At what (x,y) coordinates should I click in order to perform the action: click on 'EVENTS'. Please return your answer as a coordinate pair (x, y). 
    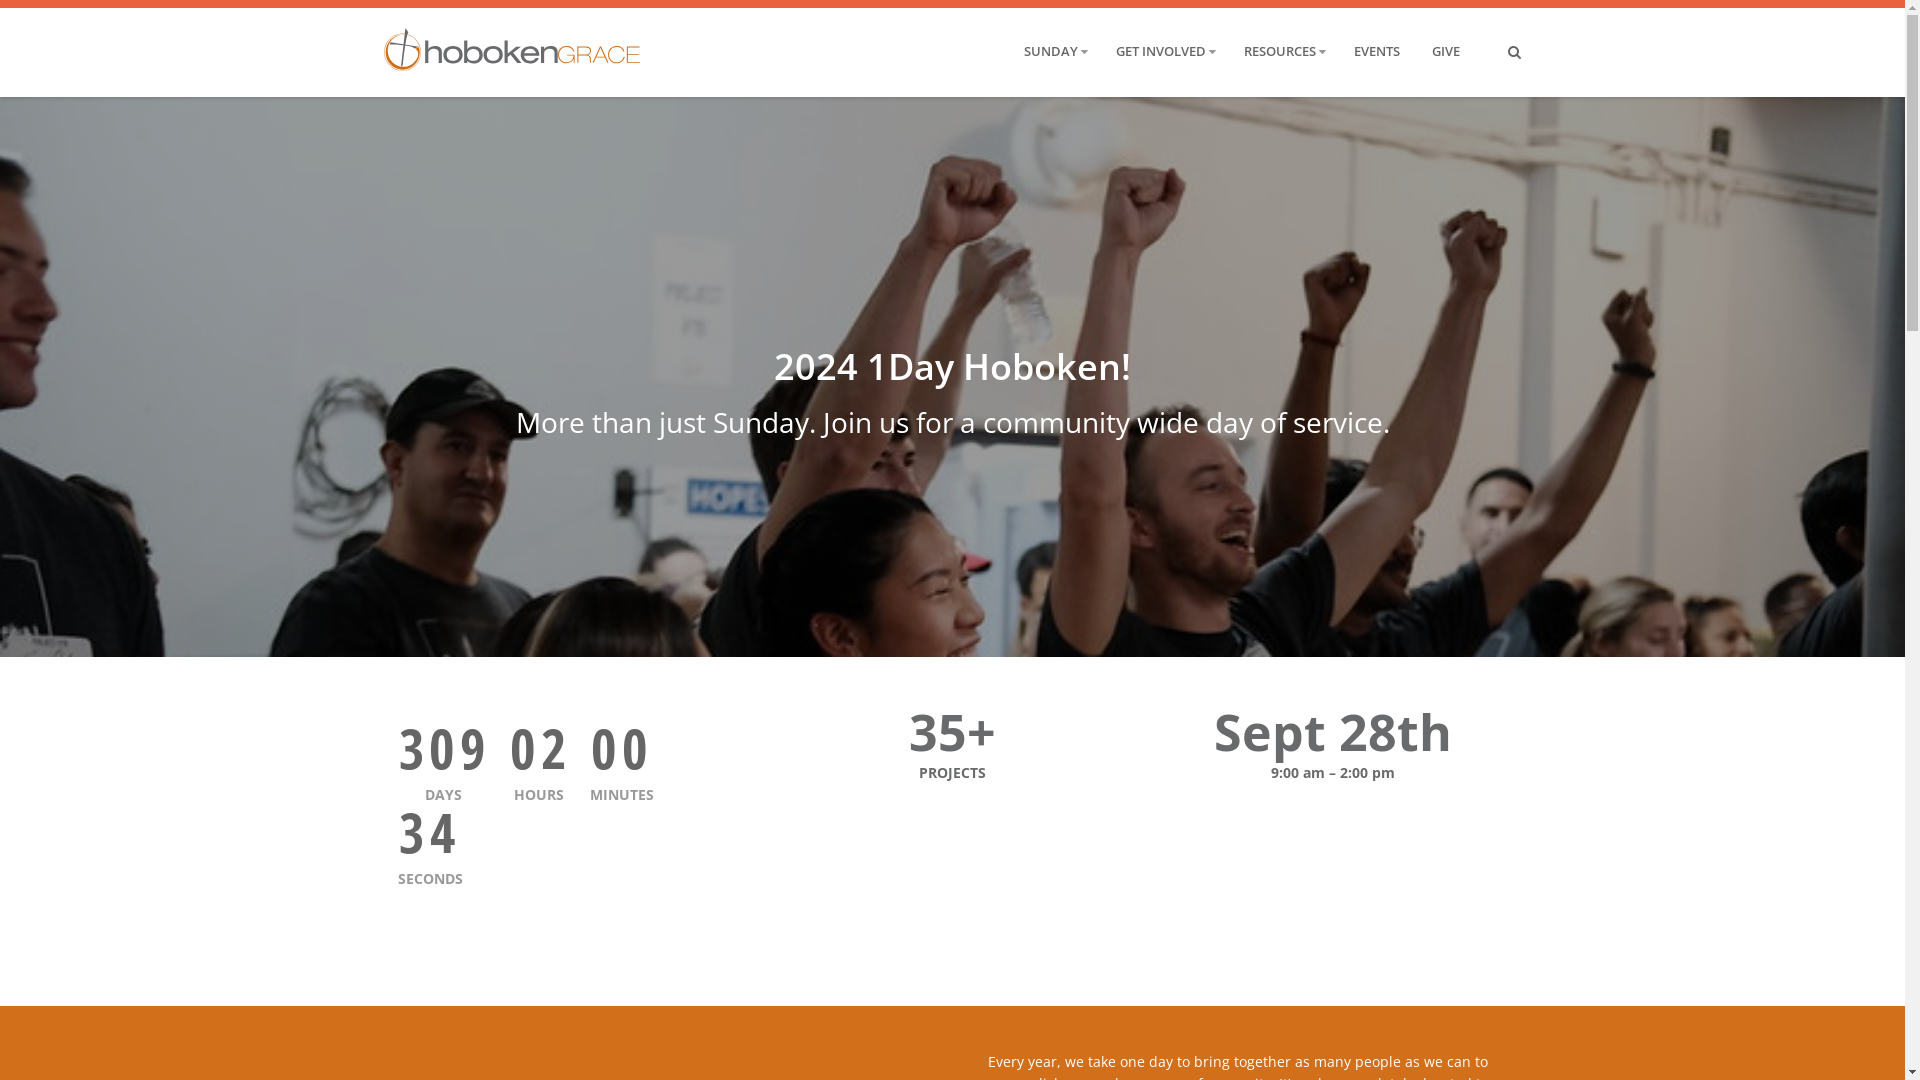
    Looking at the image, I should click on (1353, 51).